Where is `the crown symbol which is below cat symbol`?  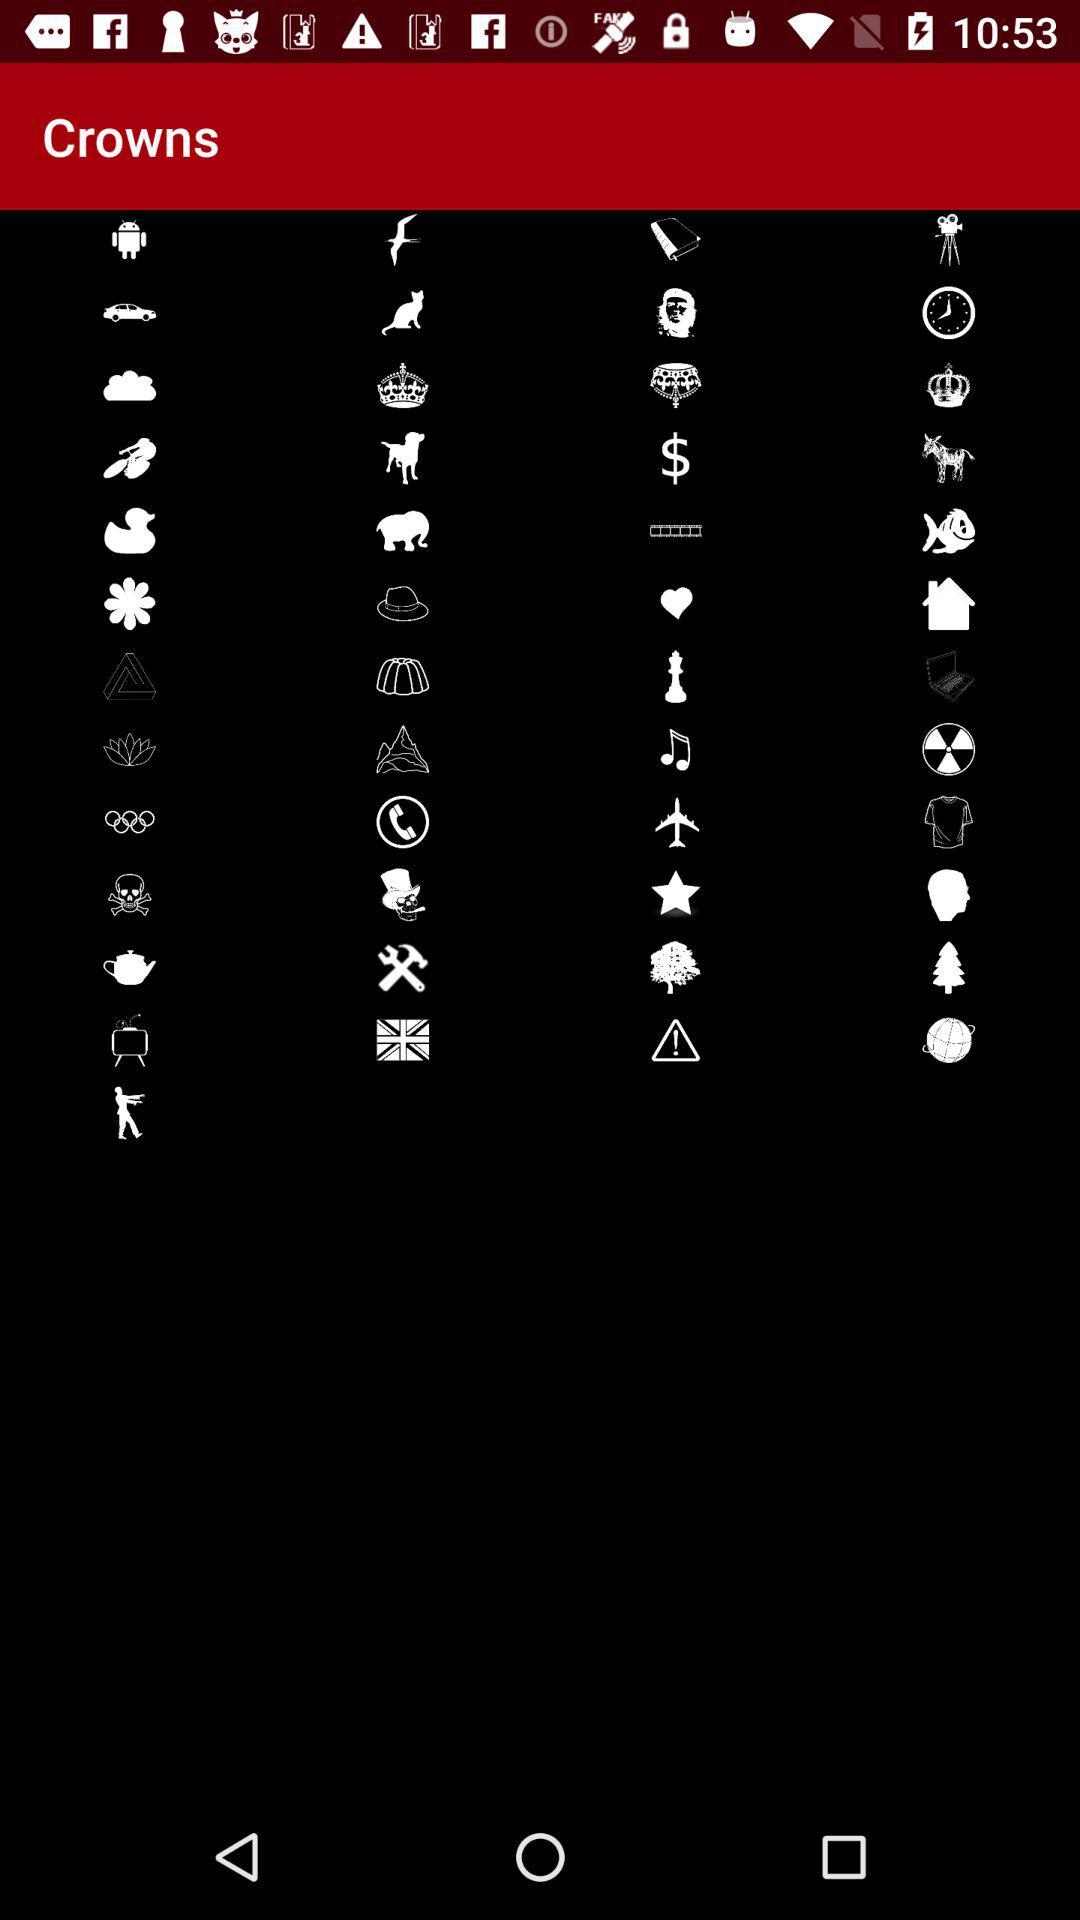
the crown symbol which is below cat symbol is located at coordinates (402, 385).